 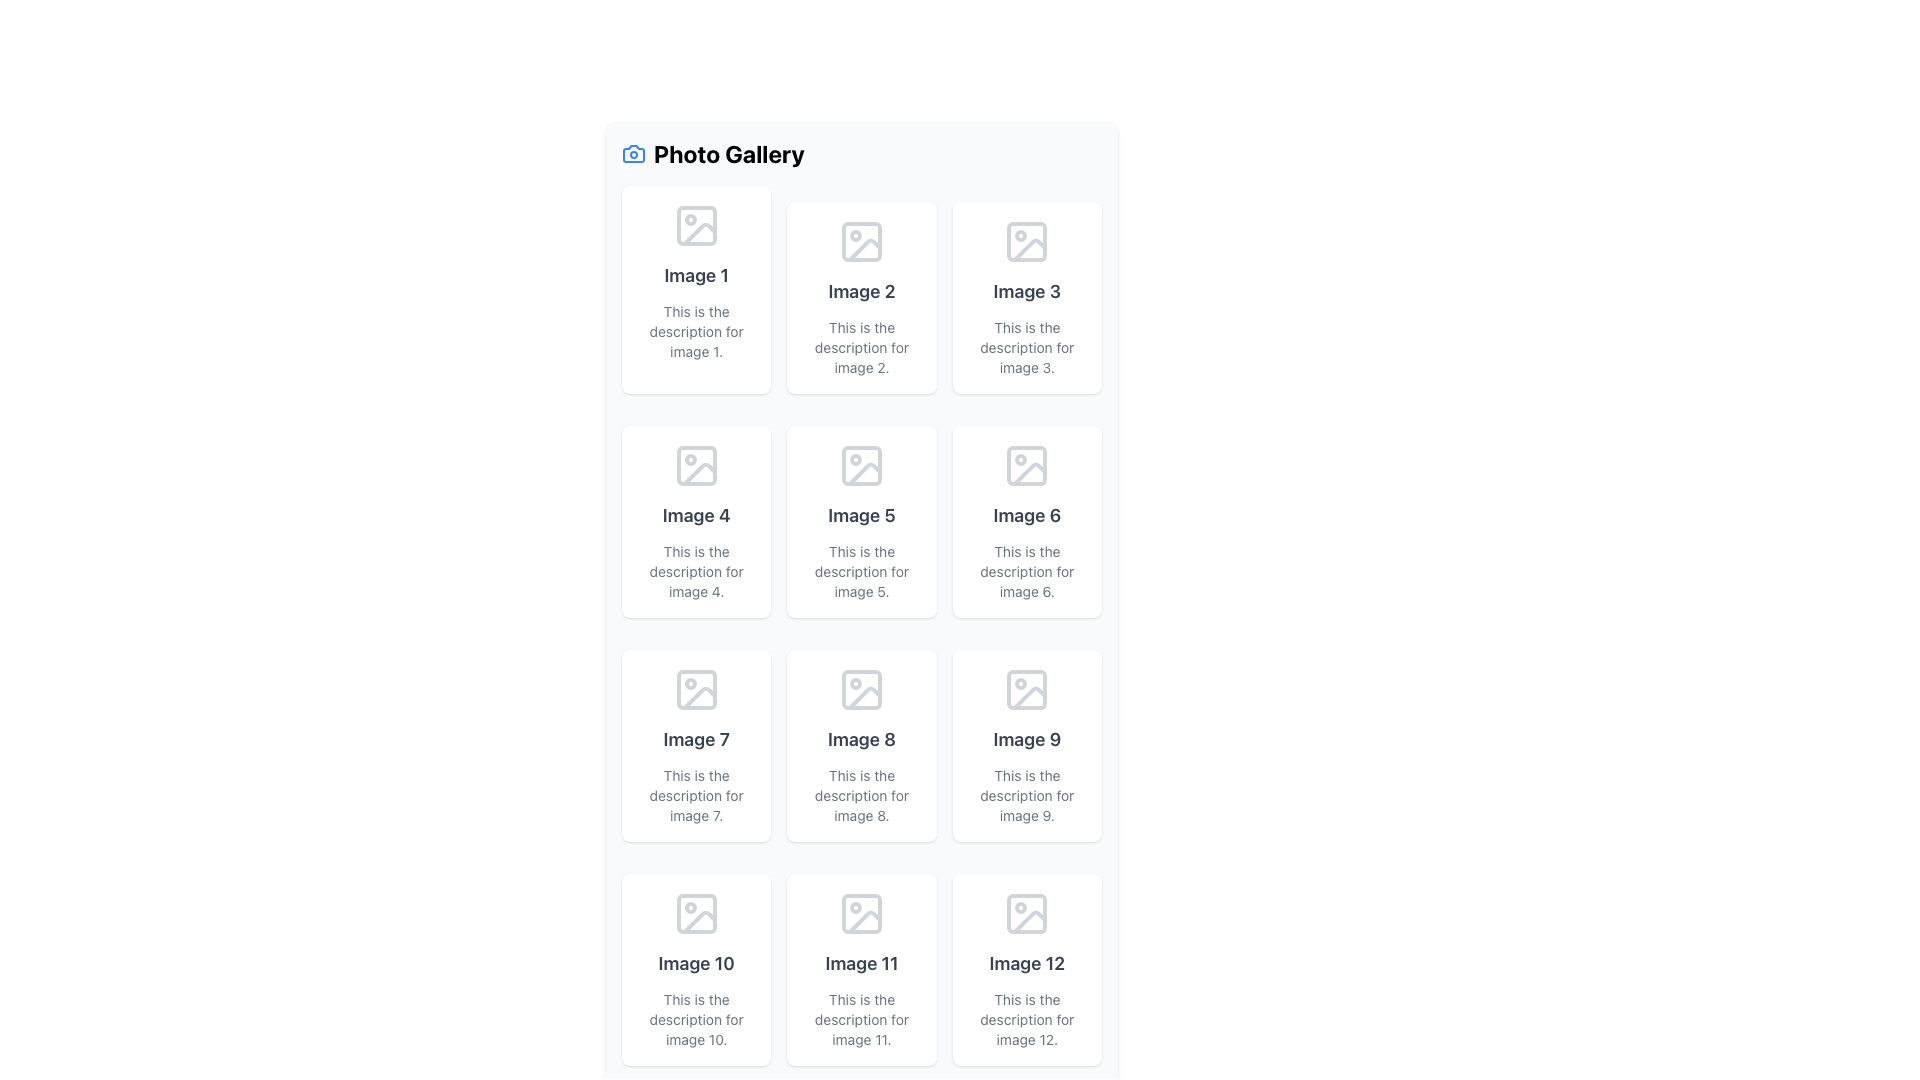 What do you see at coordinates (1027, 571) in the screenshot?
I see `informative label text associated with 'Image 6' in the gallery layout, positioned beneath its title` at bounding box center [1027, 571].